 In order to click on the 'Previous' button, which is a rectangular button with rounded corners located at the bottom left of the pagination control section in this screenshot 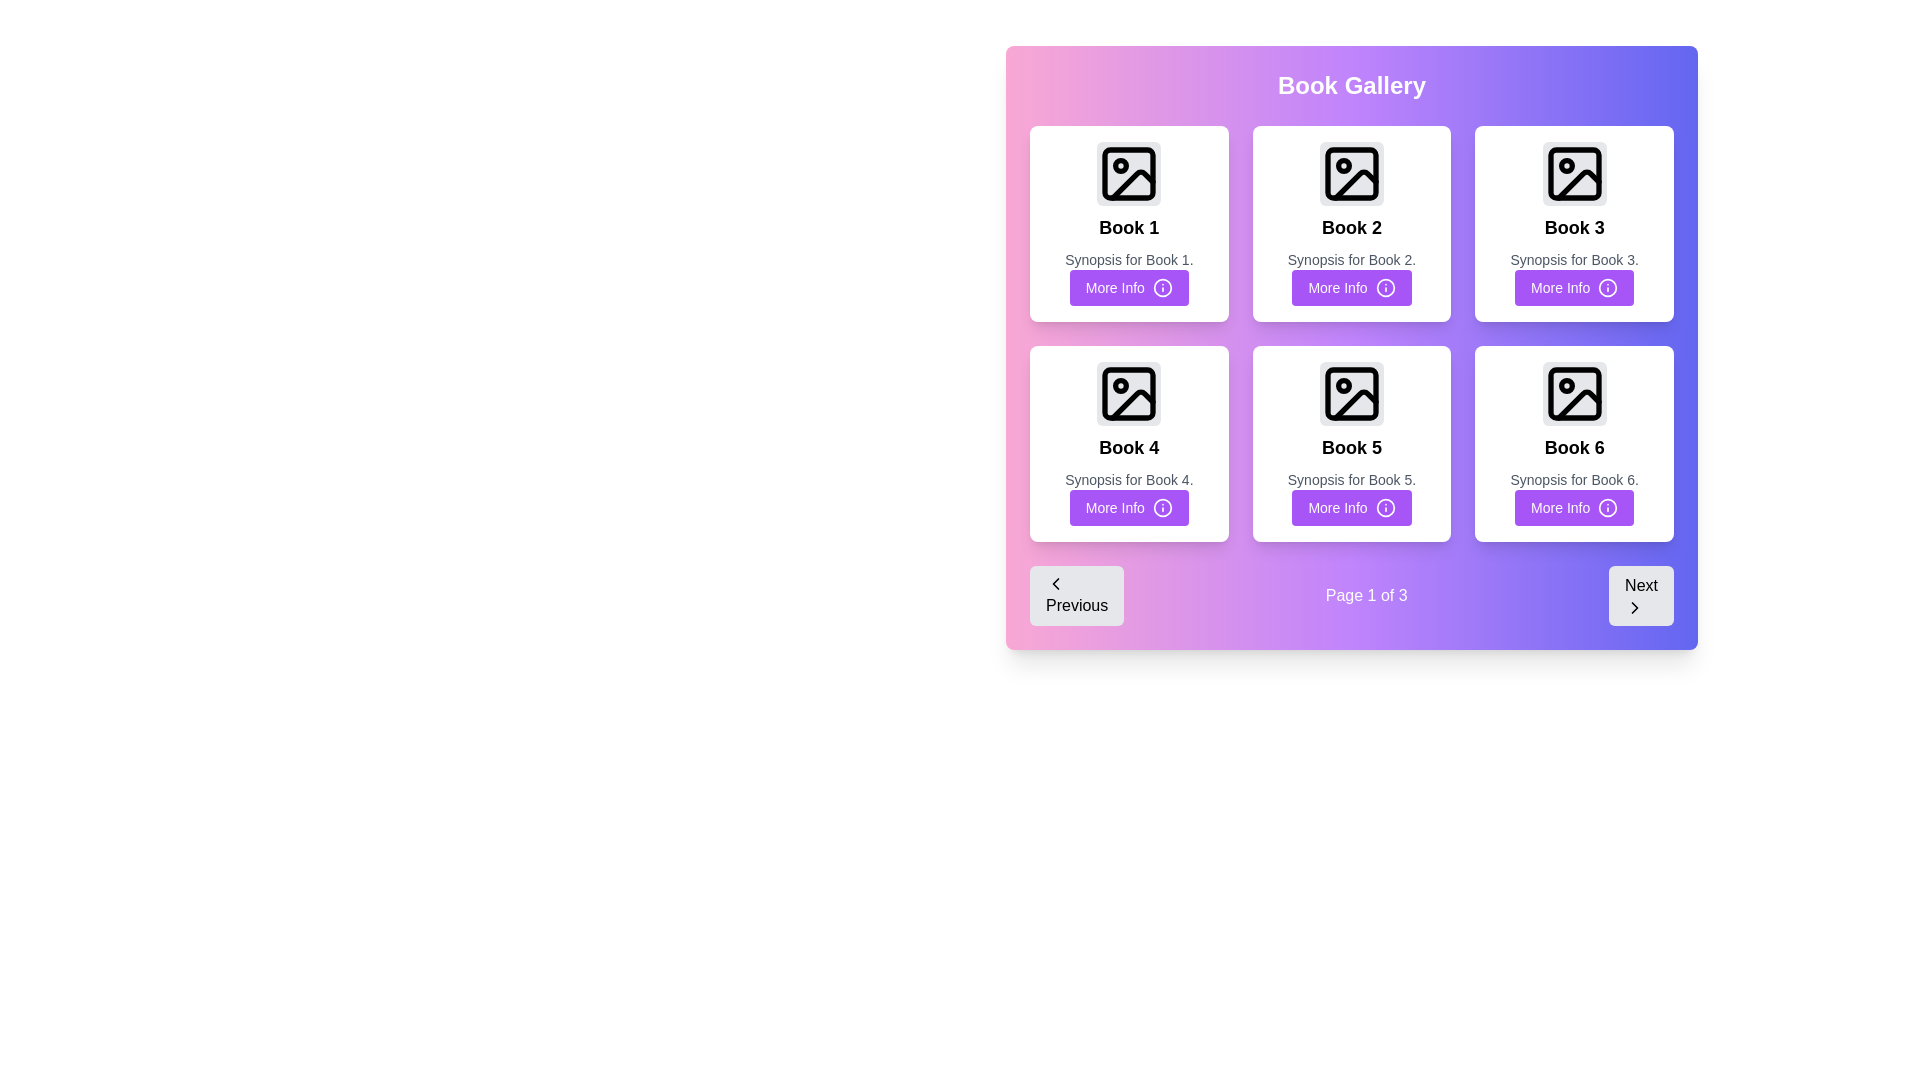, I will do `click(1076, 595)`.